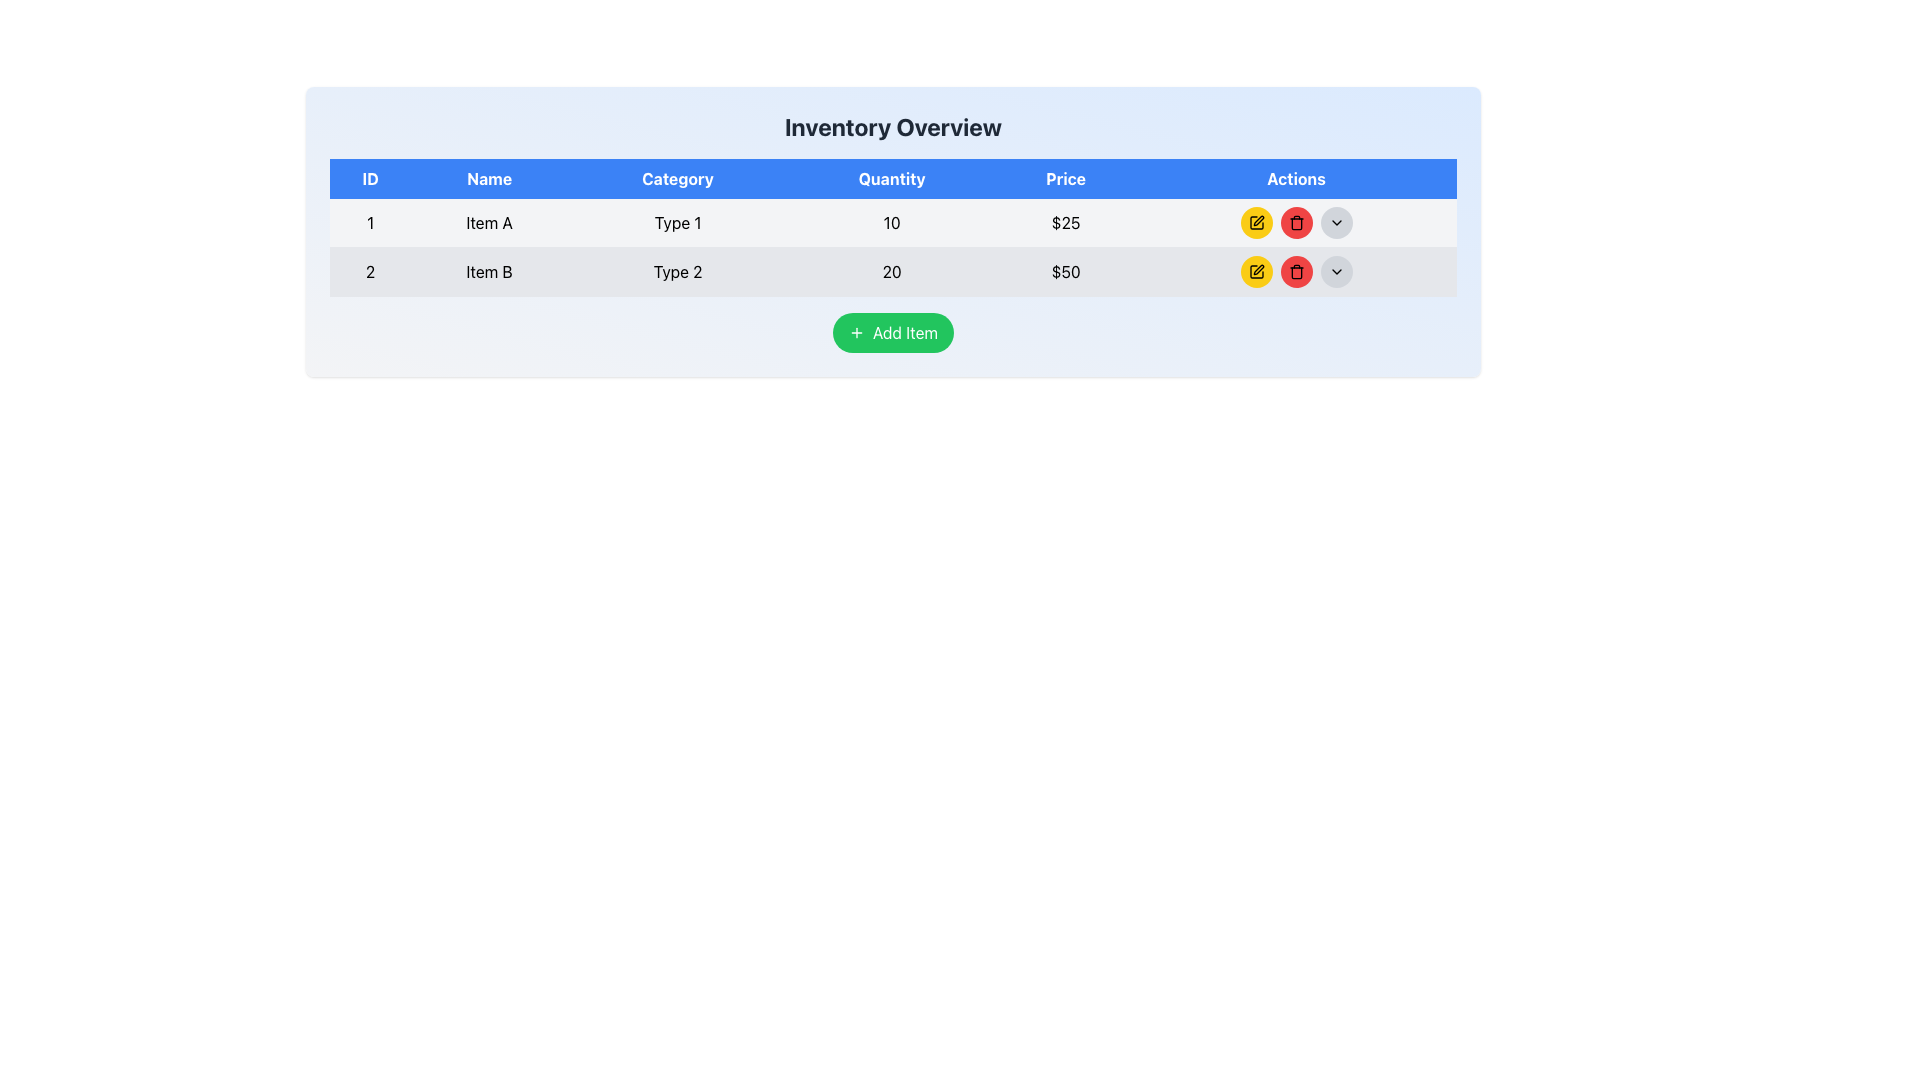 The height and width of the screenshot is (1080, 1920). Describe the element at coordinates (1335, 223) in the screenshot. I see `the downward-pointing chevron icon inside the gray-rounded button in the 'Actions' column of the second table row` at that location.